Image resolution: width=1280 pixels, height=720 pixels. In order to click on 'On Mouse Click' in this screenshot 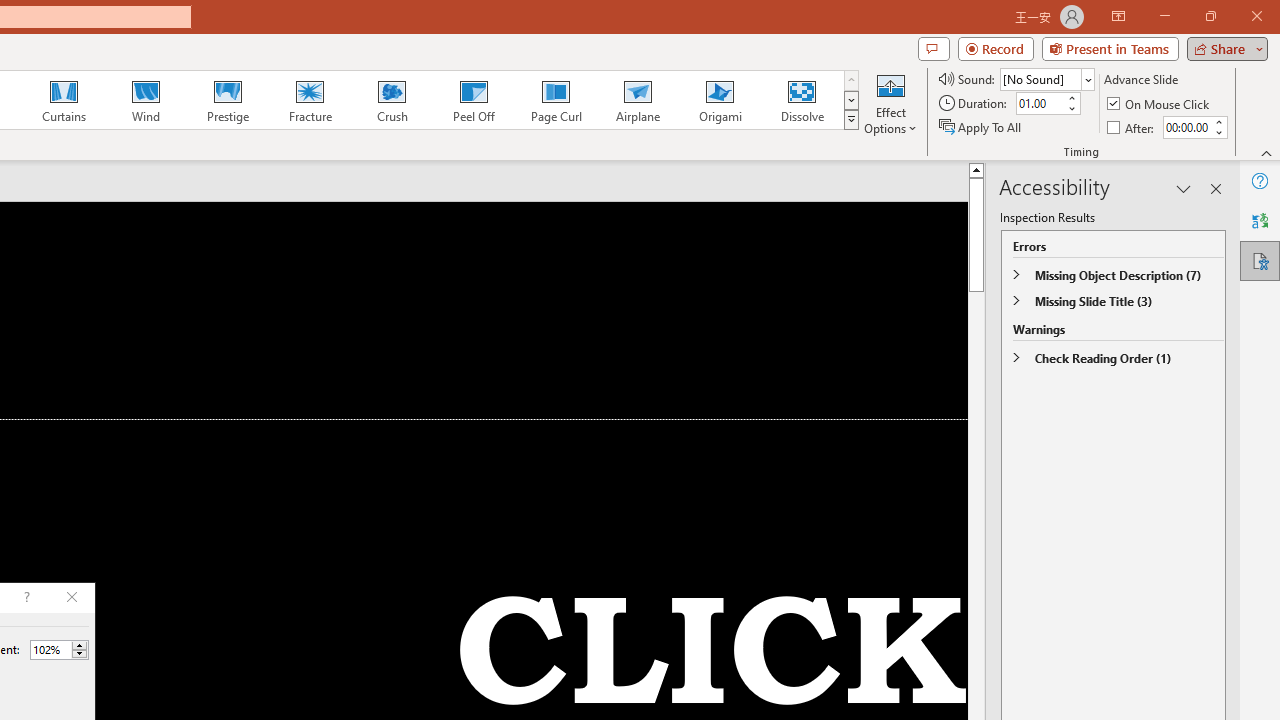, I will do `click(1159, 103)`.